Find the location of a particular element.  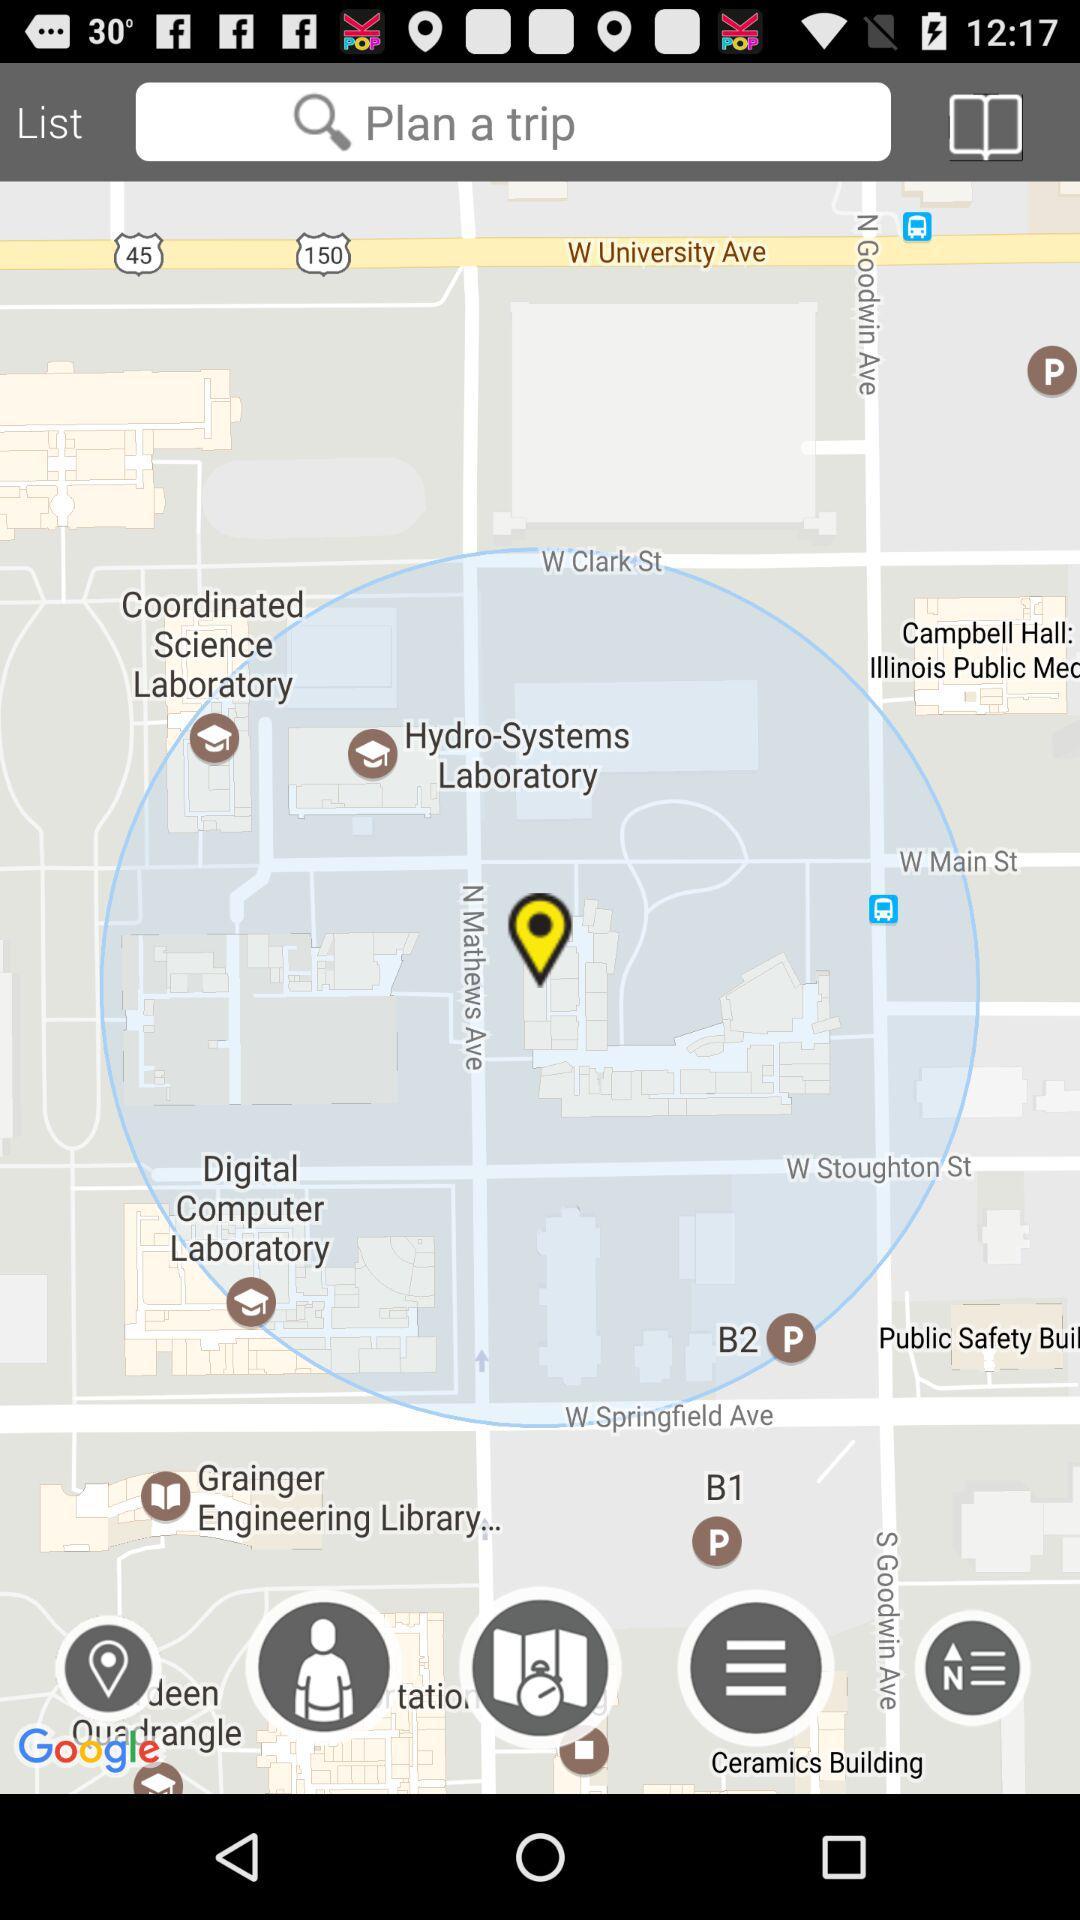

the list icon is located at coordinates (66, 121).